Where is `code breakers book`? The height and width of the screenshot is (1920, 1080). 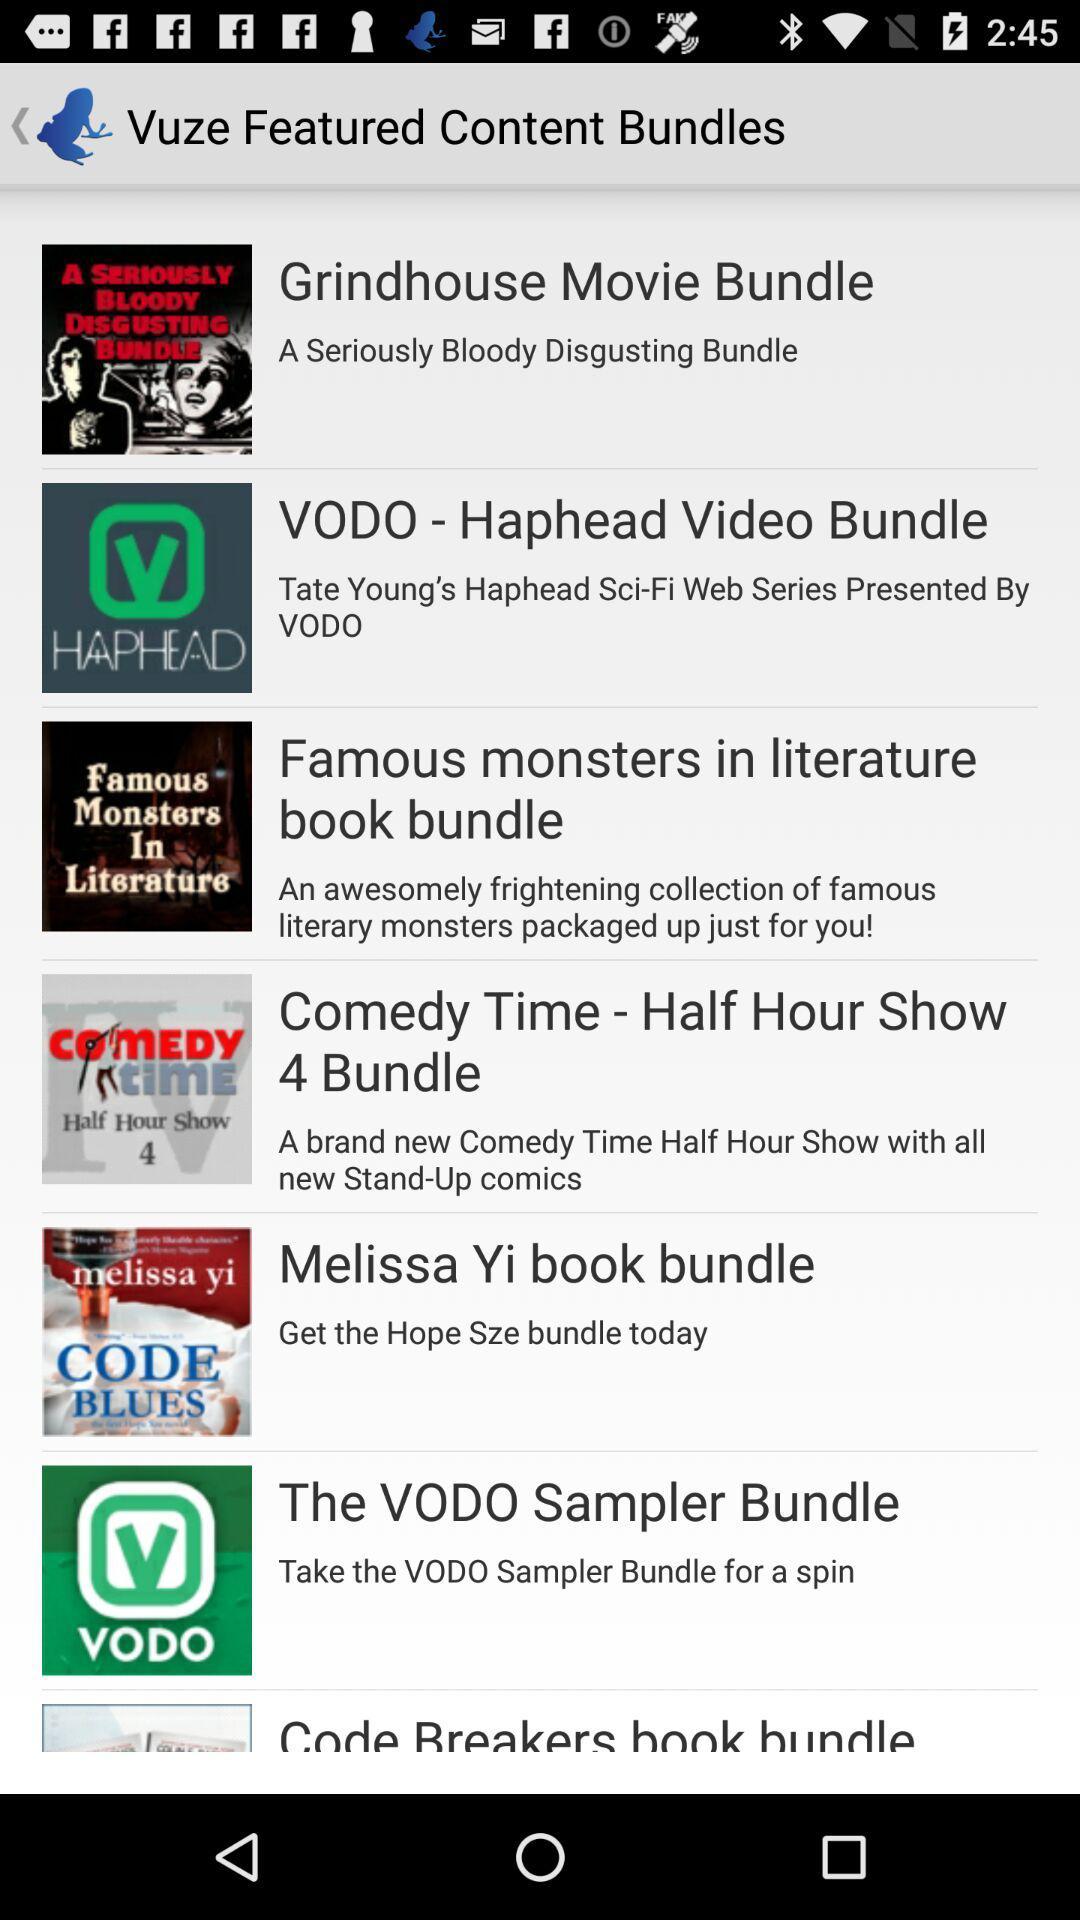
code breakers book is located at coordinates (596, 1727).